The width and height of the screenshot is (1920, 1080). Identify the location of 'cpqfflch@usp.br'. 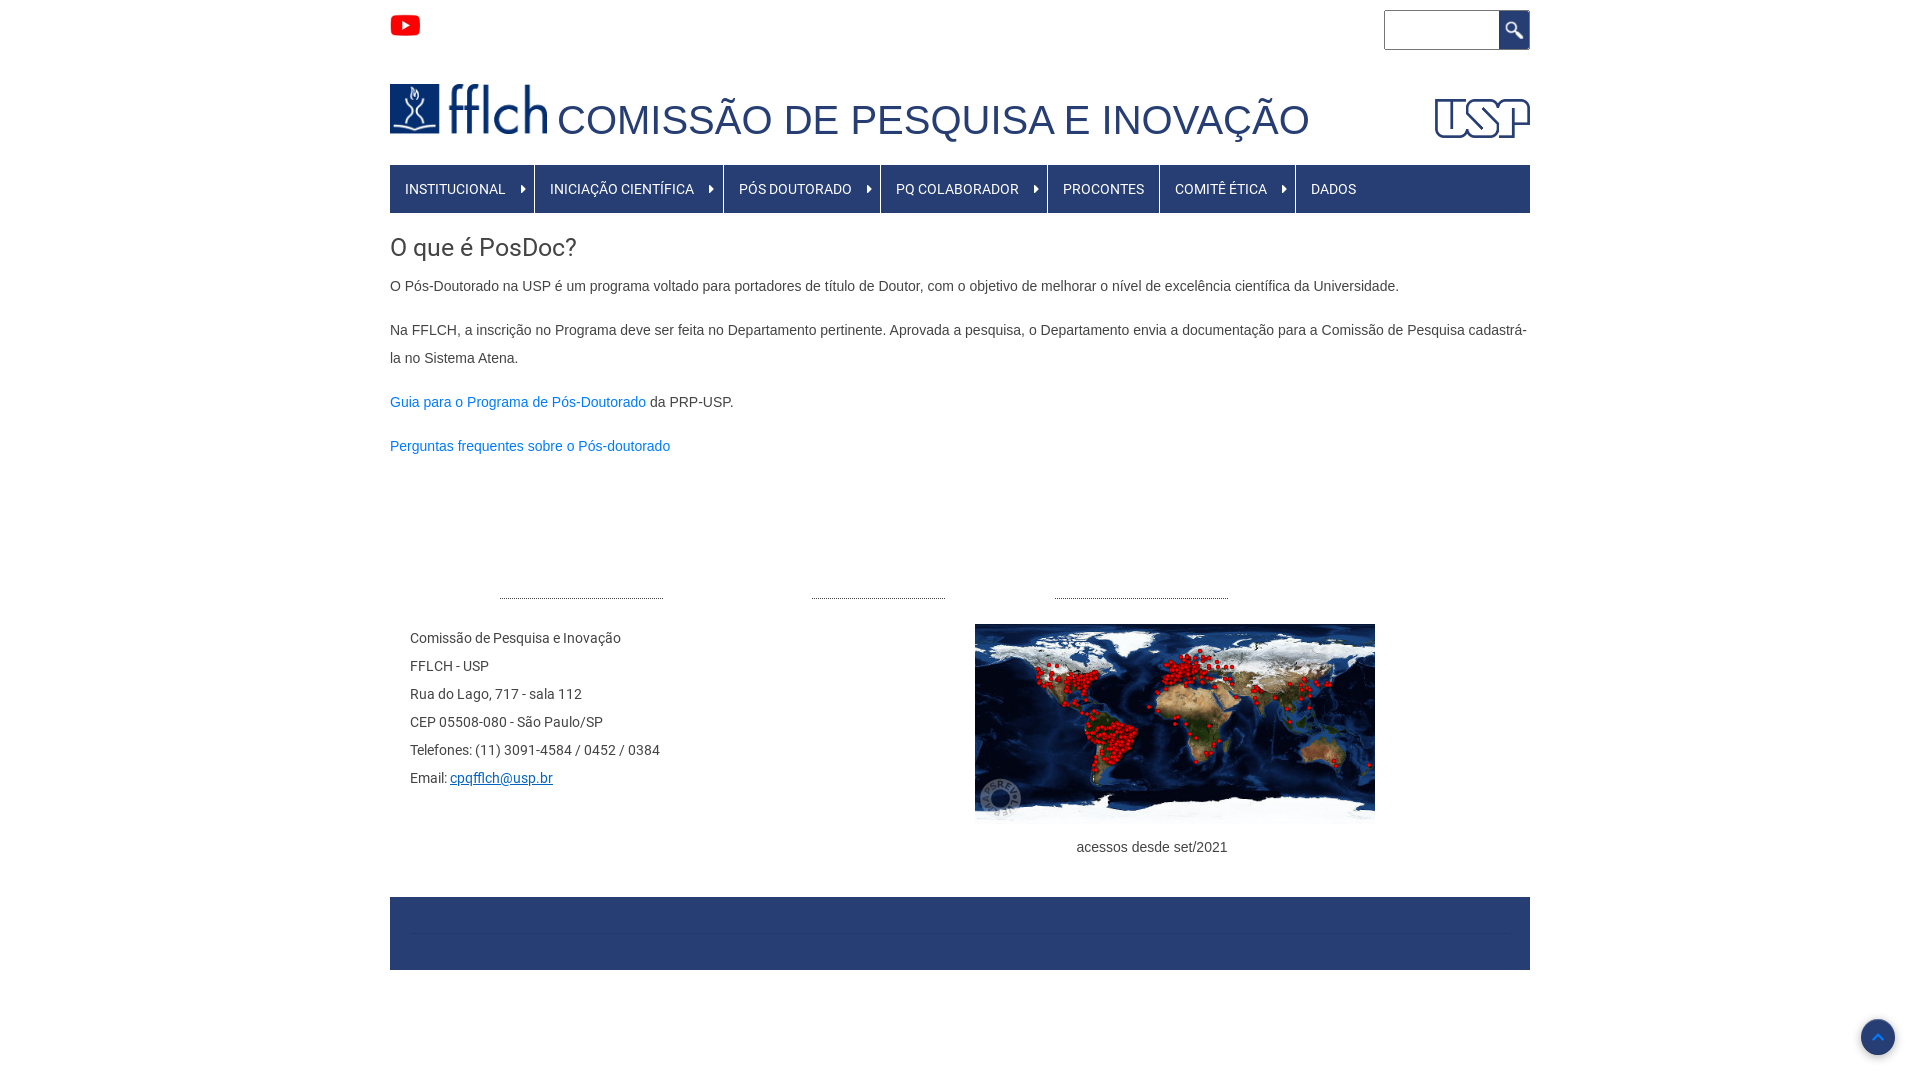
(449, 777).